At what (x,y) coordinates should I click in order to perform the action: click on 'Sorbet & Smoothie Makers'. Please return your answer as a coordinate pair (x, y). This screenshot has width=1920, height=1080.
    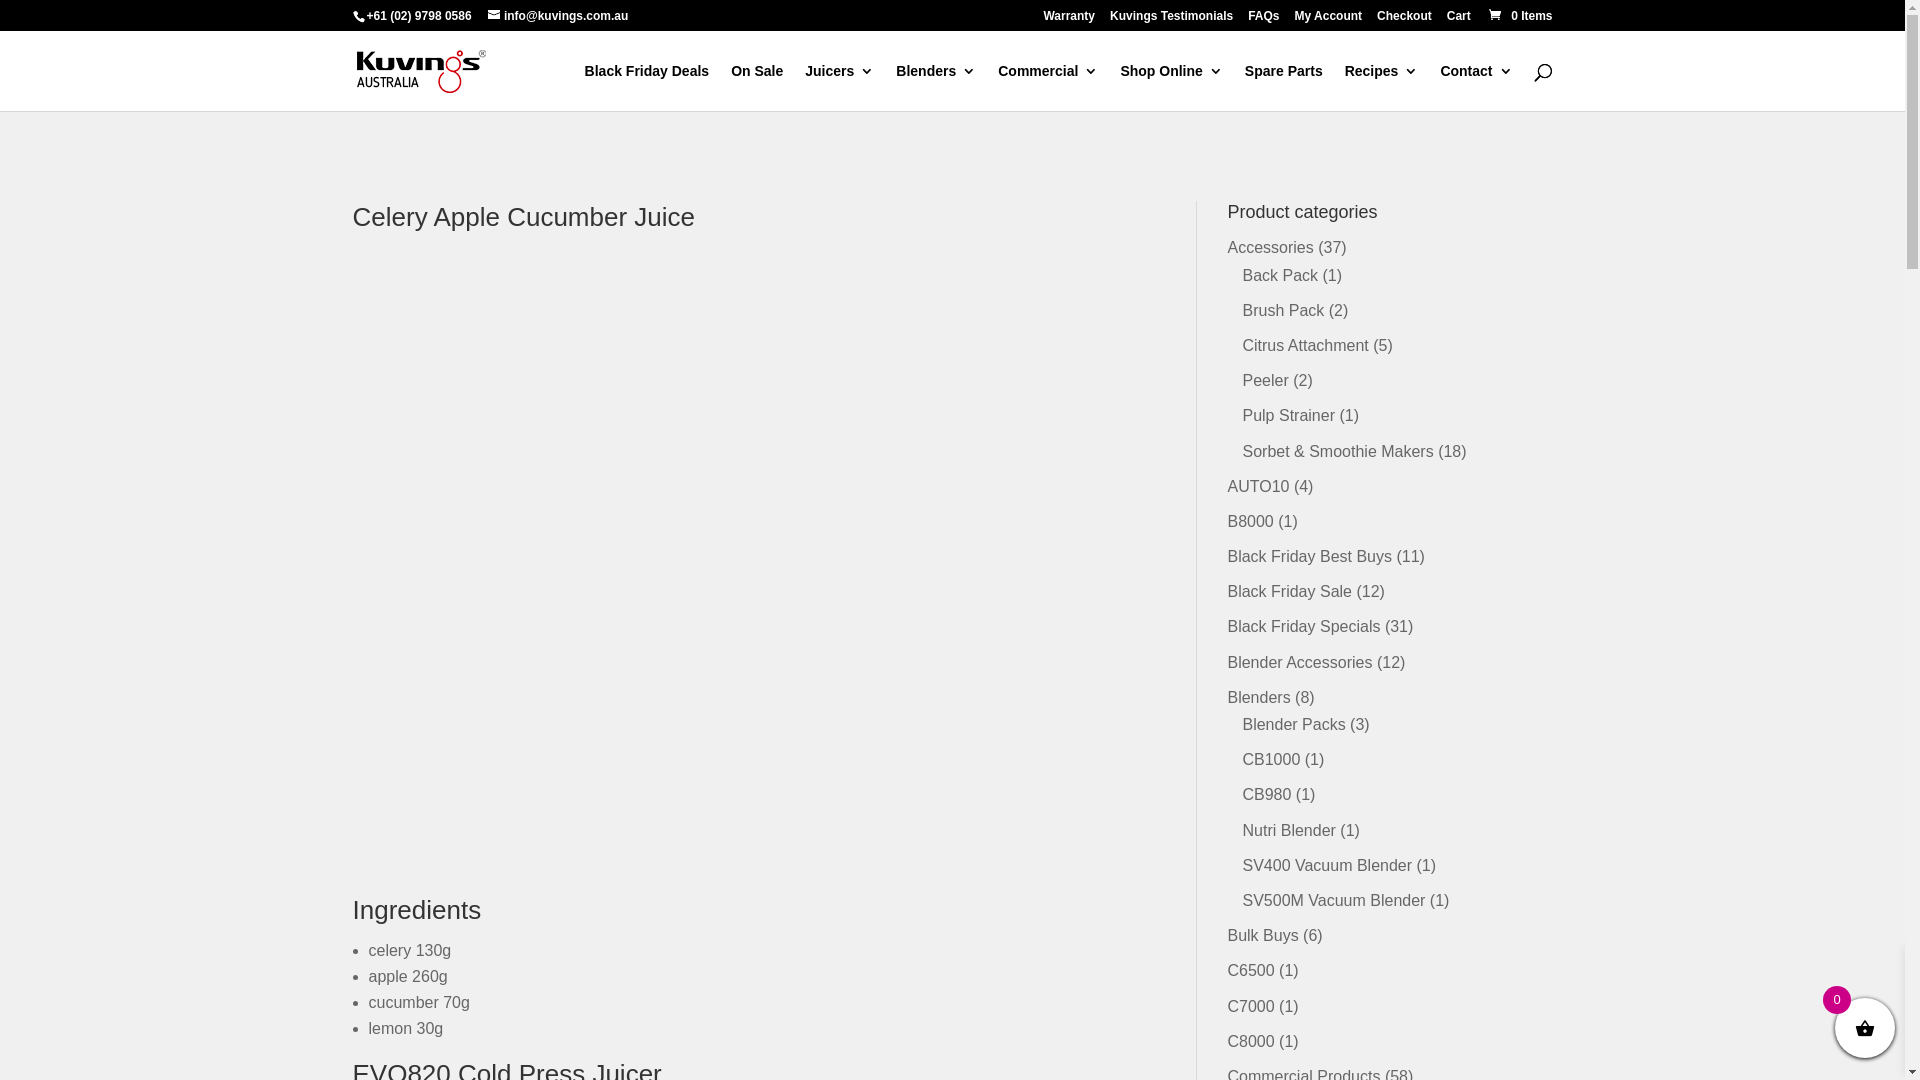
    Looking at the image, I should click on (1337, 451).